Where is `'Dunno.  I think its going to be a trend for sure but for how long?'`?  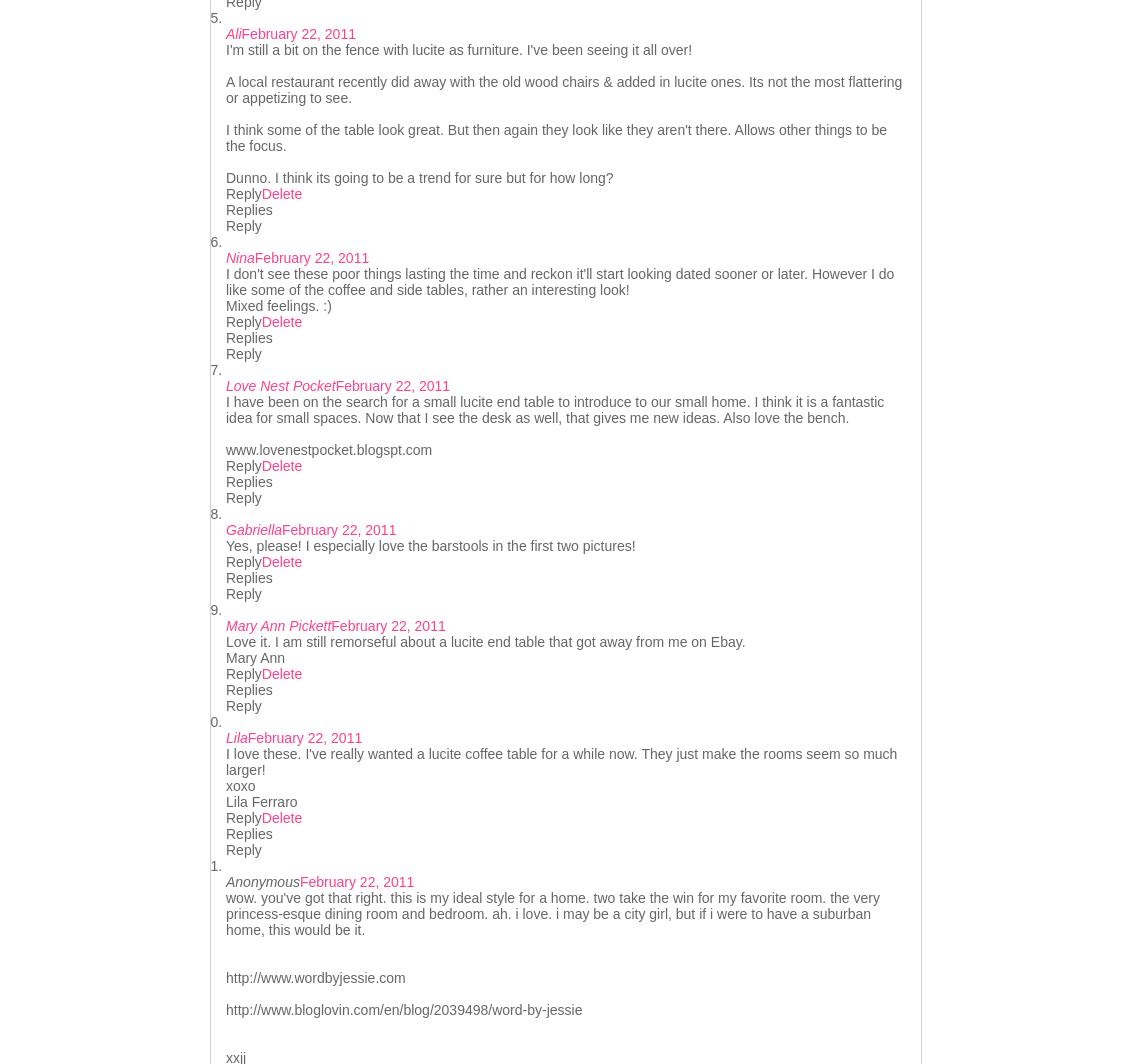
'Dunno.  I think its going to be a trend for sure but for how long?' is located at coordinates (418, 178).